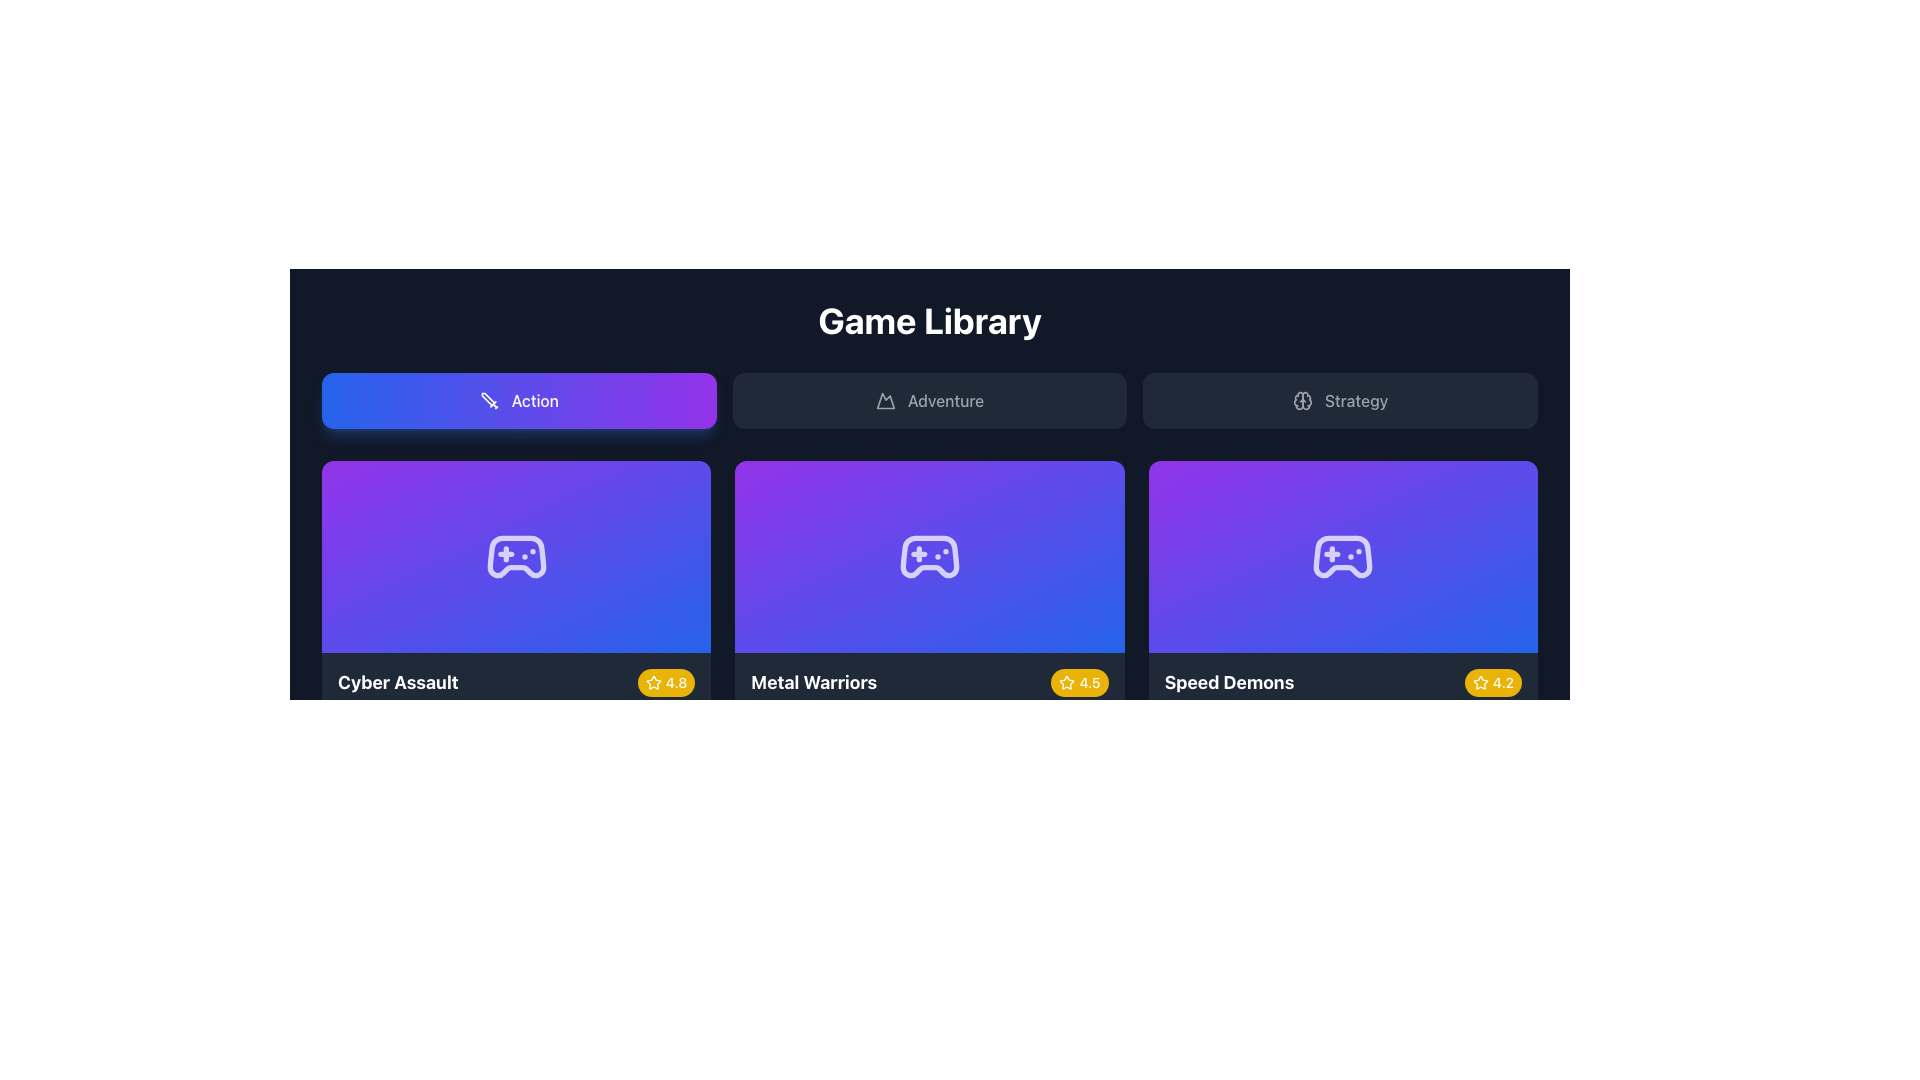  Describe the element at coordinates (929, 556) in the screenshot. I see `the central game icon in the three-card layout of the game library section, which visually represents the associated game for identification` at that location.